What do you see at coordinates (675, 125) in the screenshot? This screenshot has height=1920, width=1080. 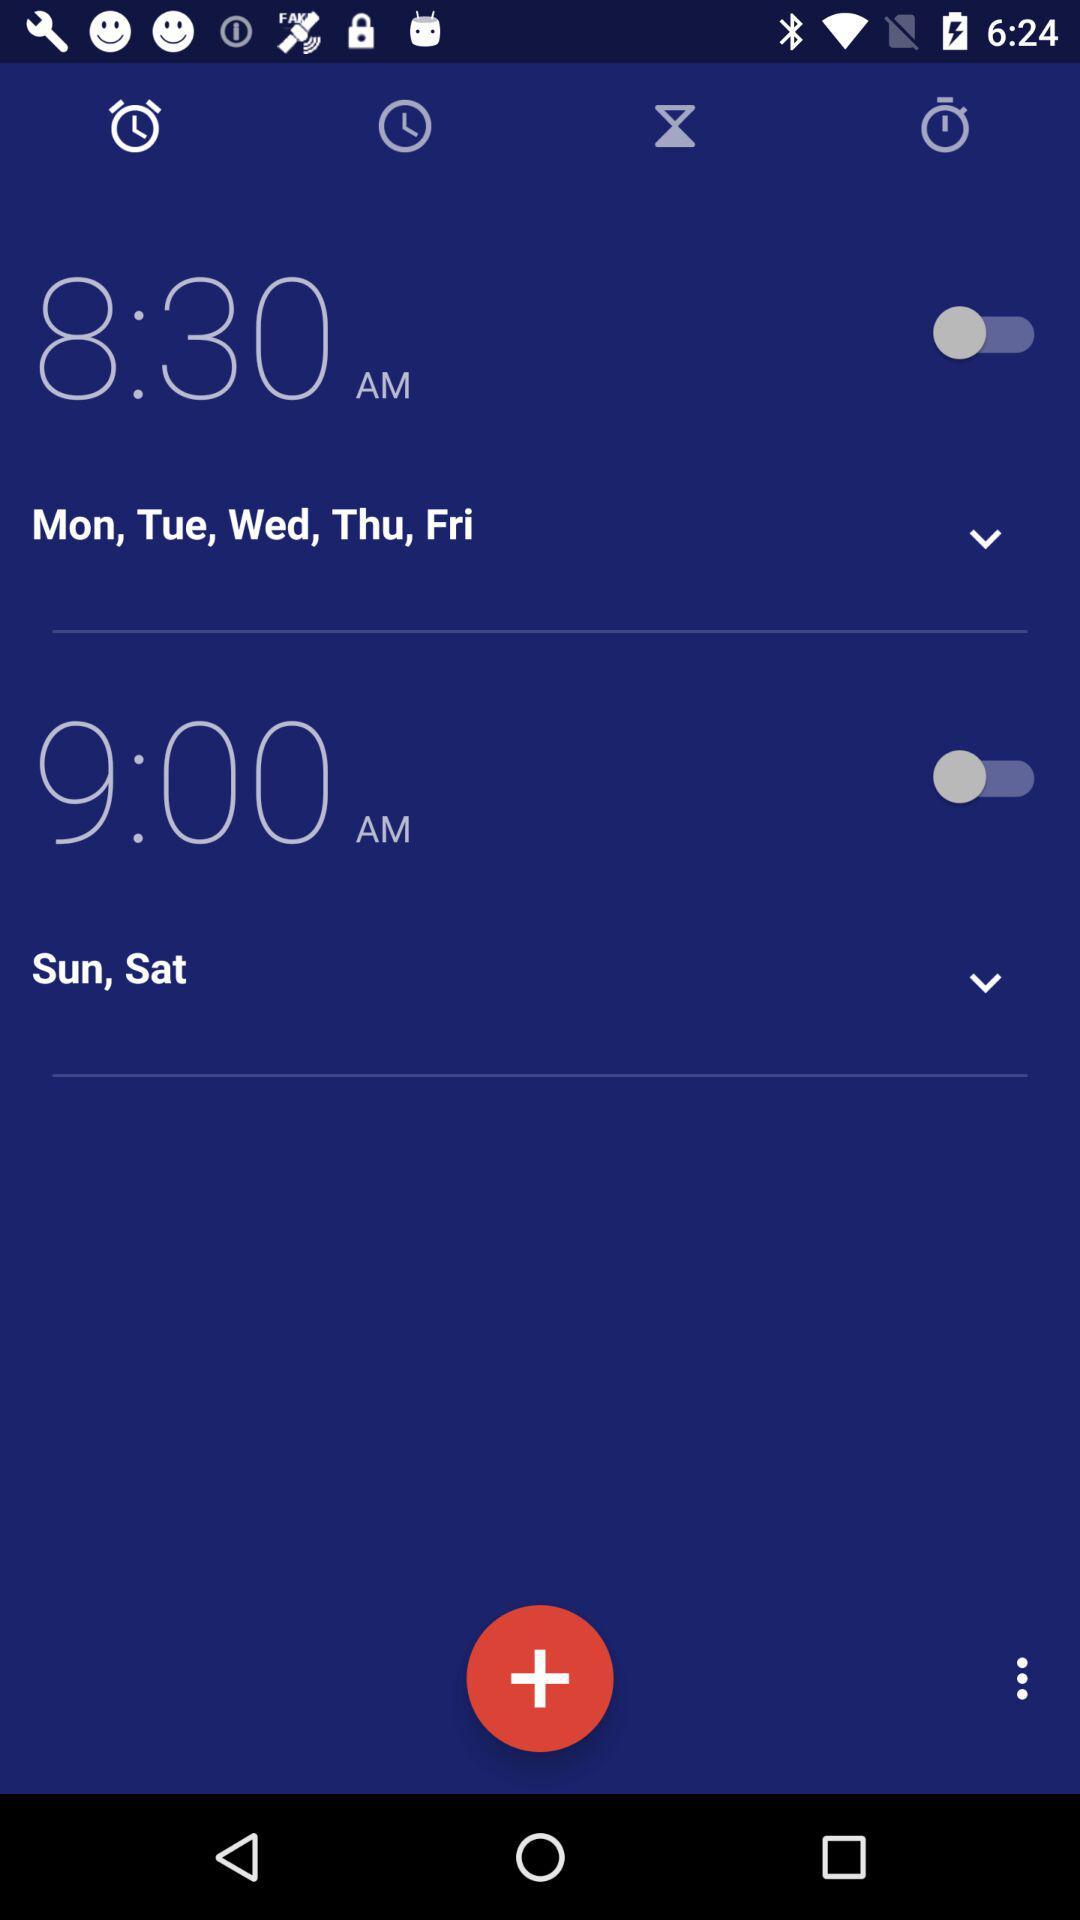 I see `the top third button of the page` at bounding box center [675, 125].